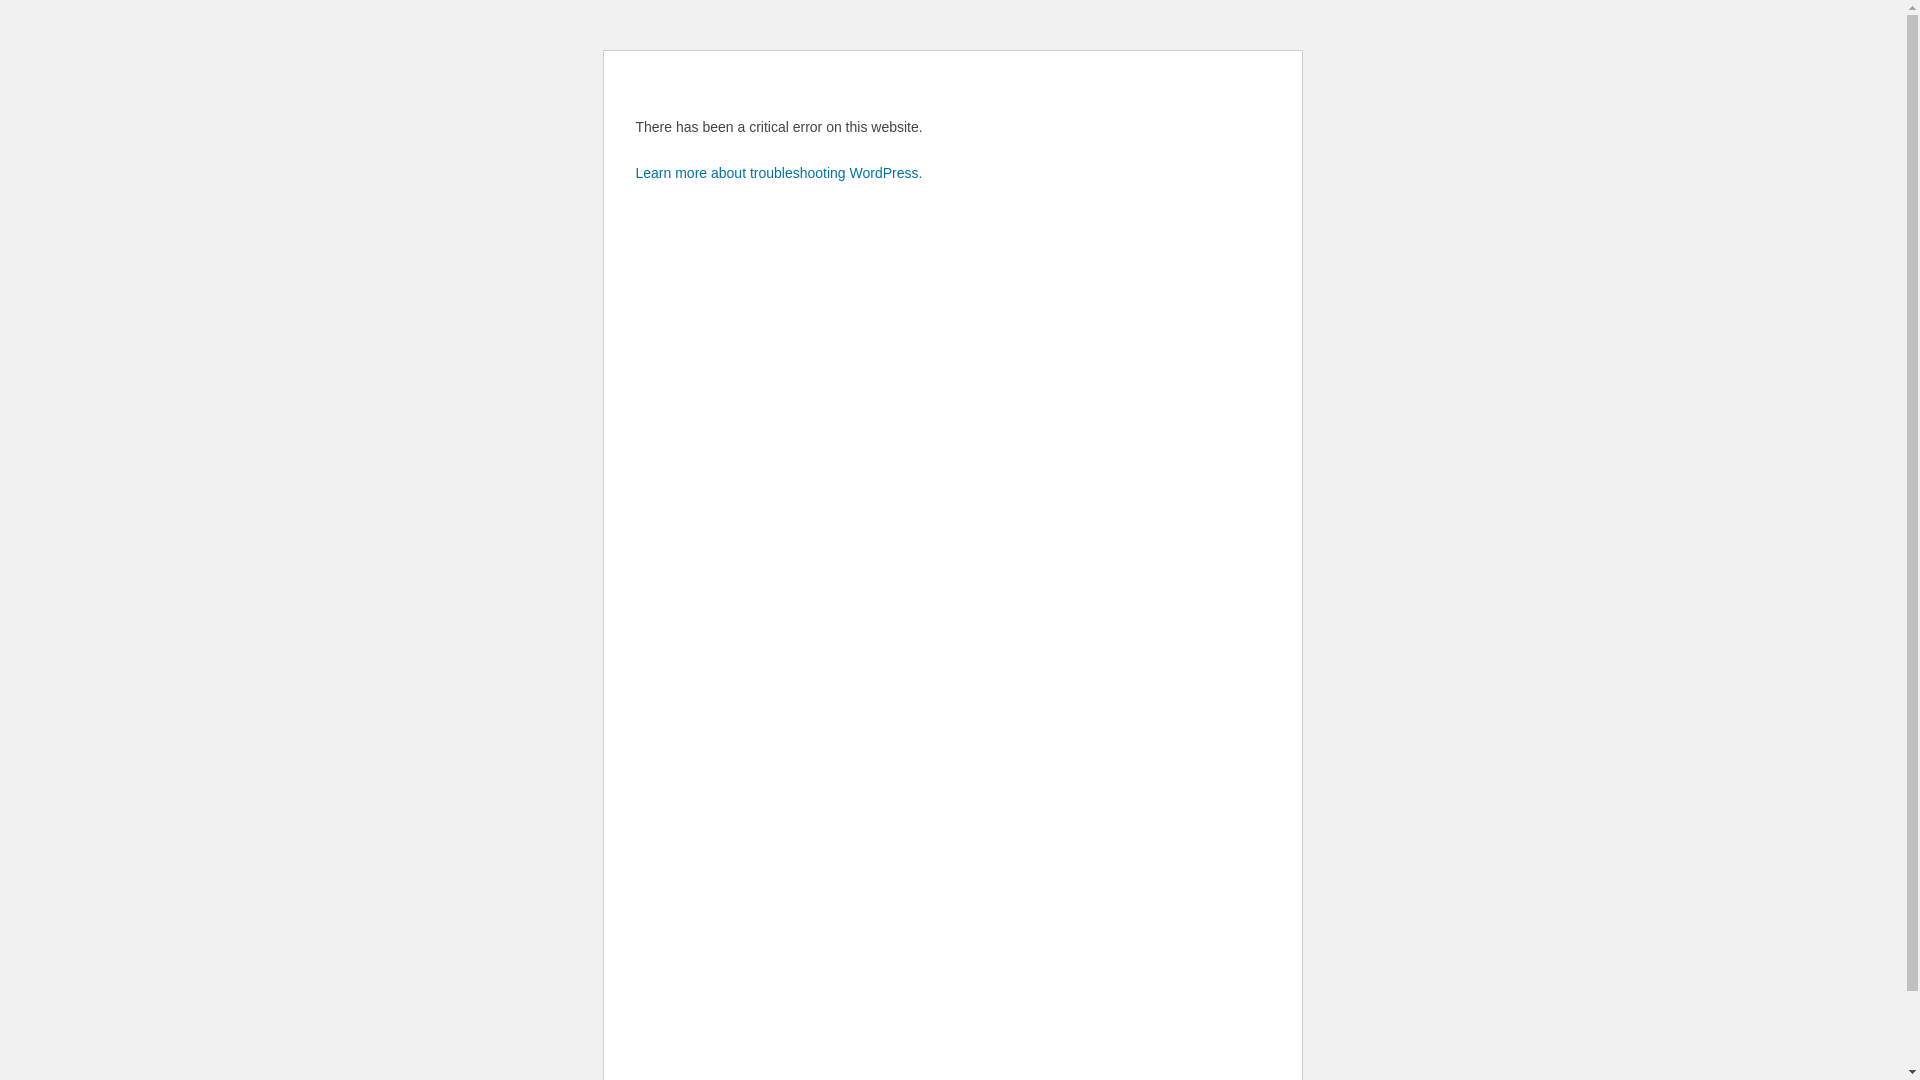  Describe the element at coordinates (778, 172) in the screenshot. I see `'Learn more about troubleshooting WordPress.'` at that location.